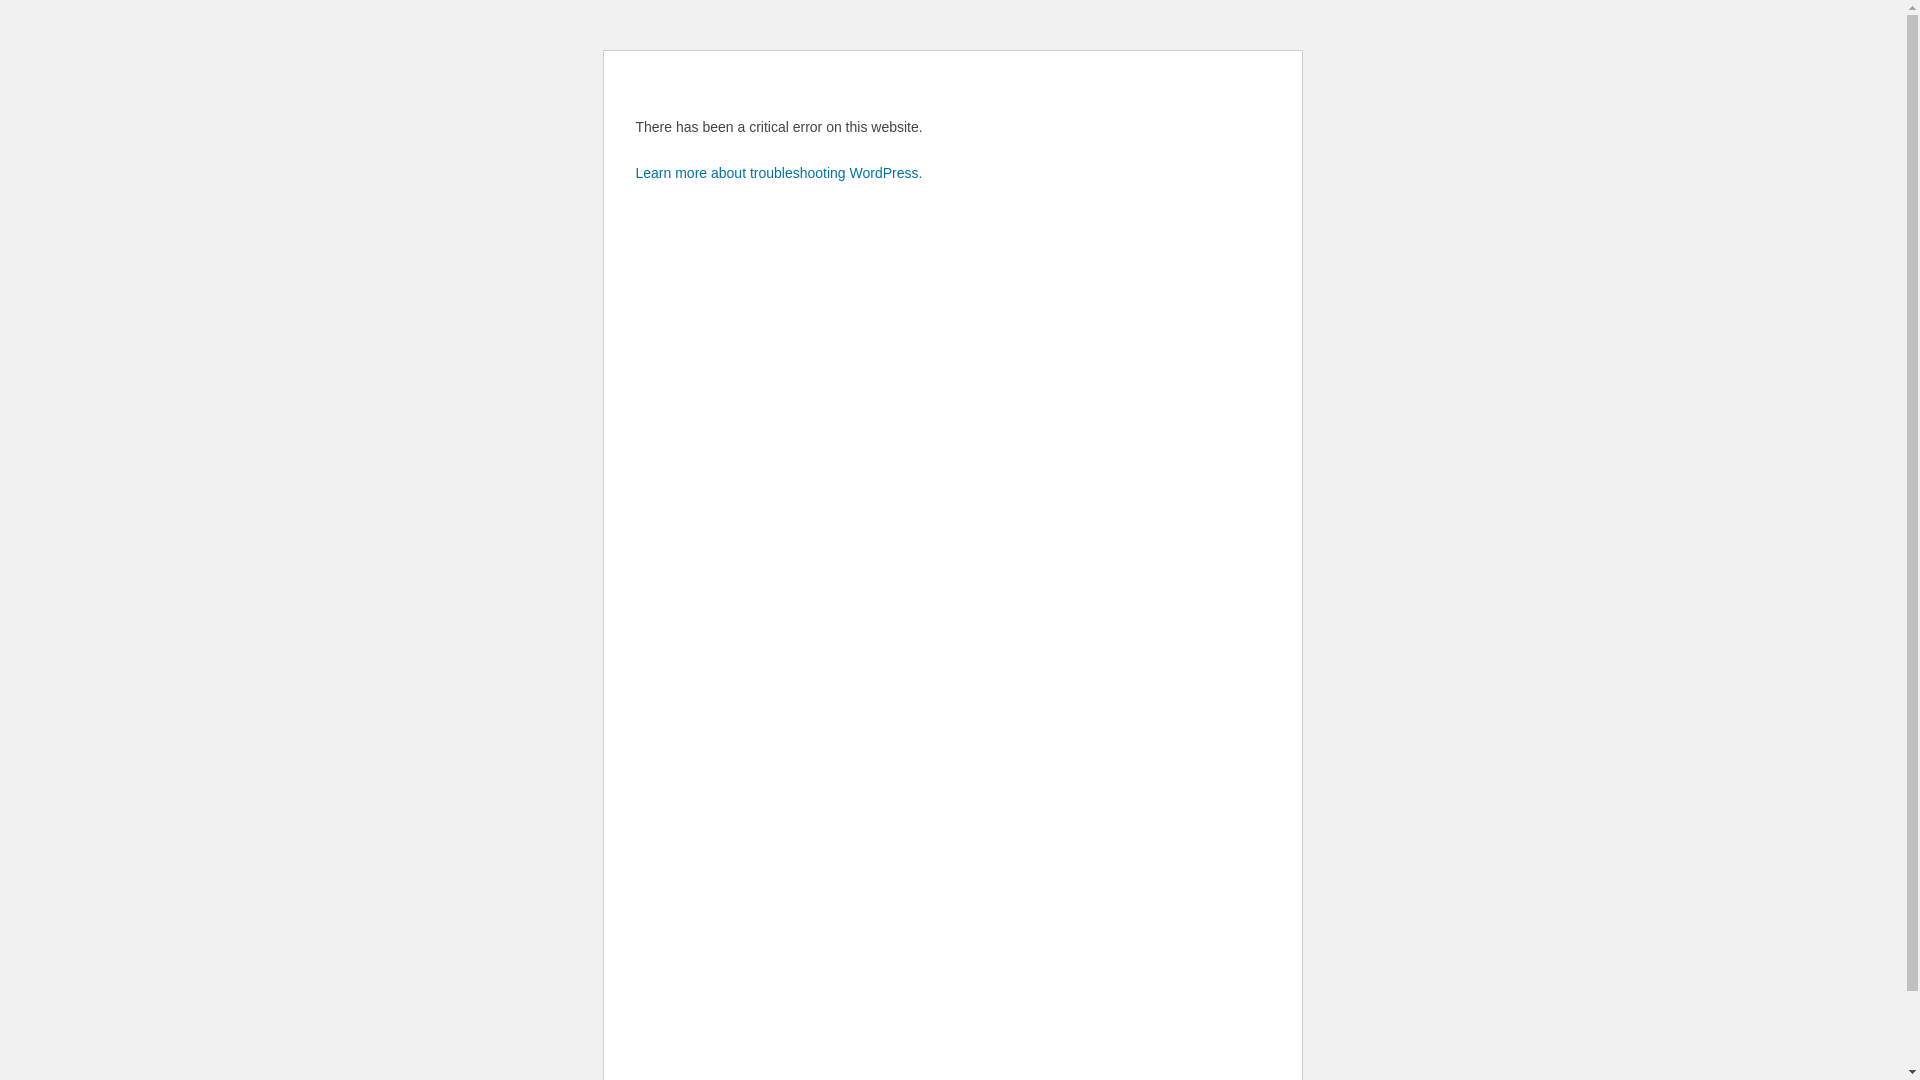  Describe the element at coordinates (778, 172) in the screenshot. I see `'Learn more about troubleshooting WordPress.'` at that location.